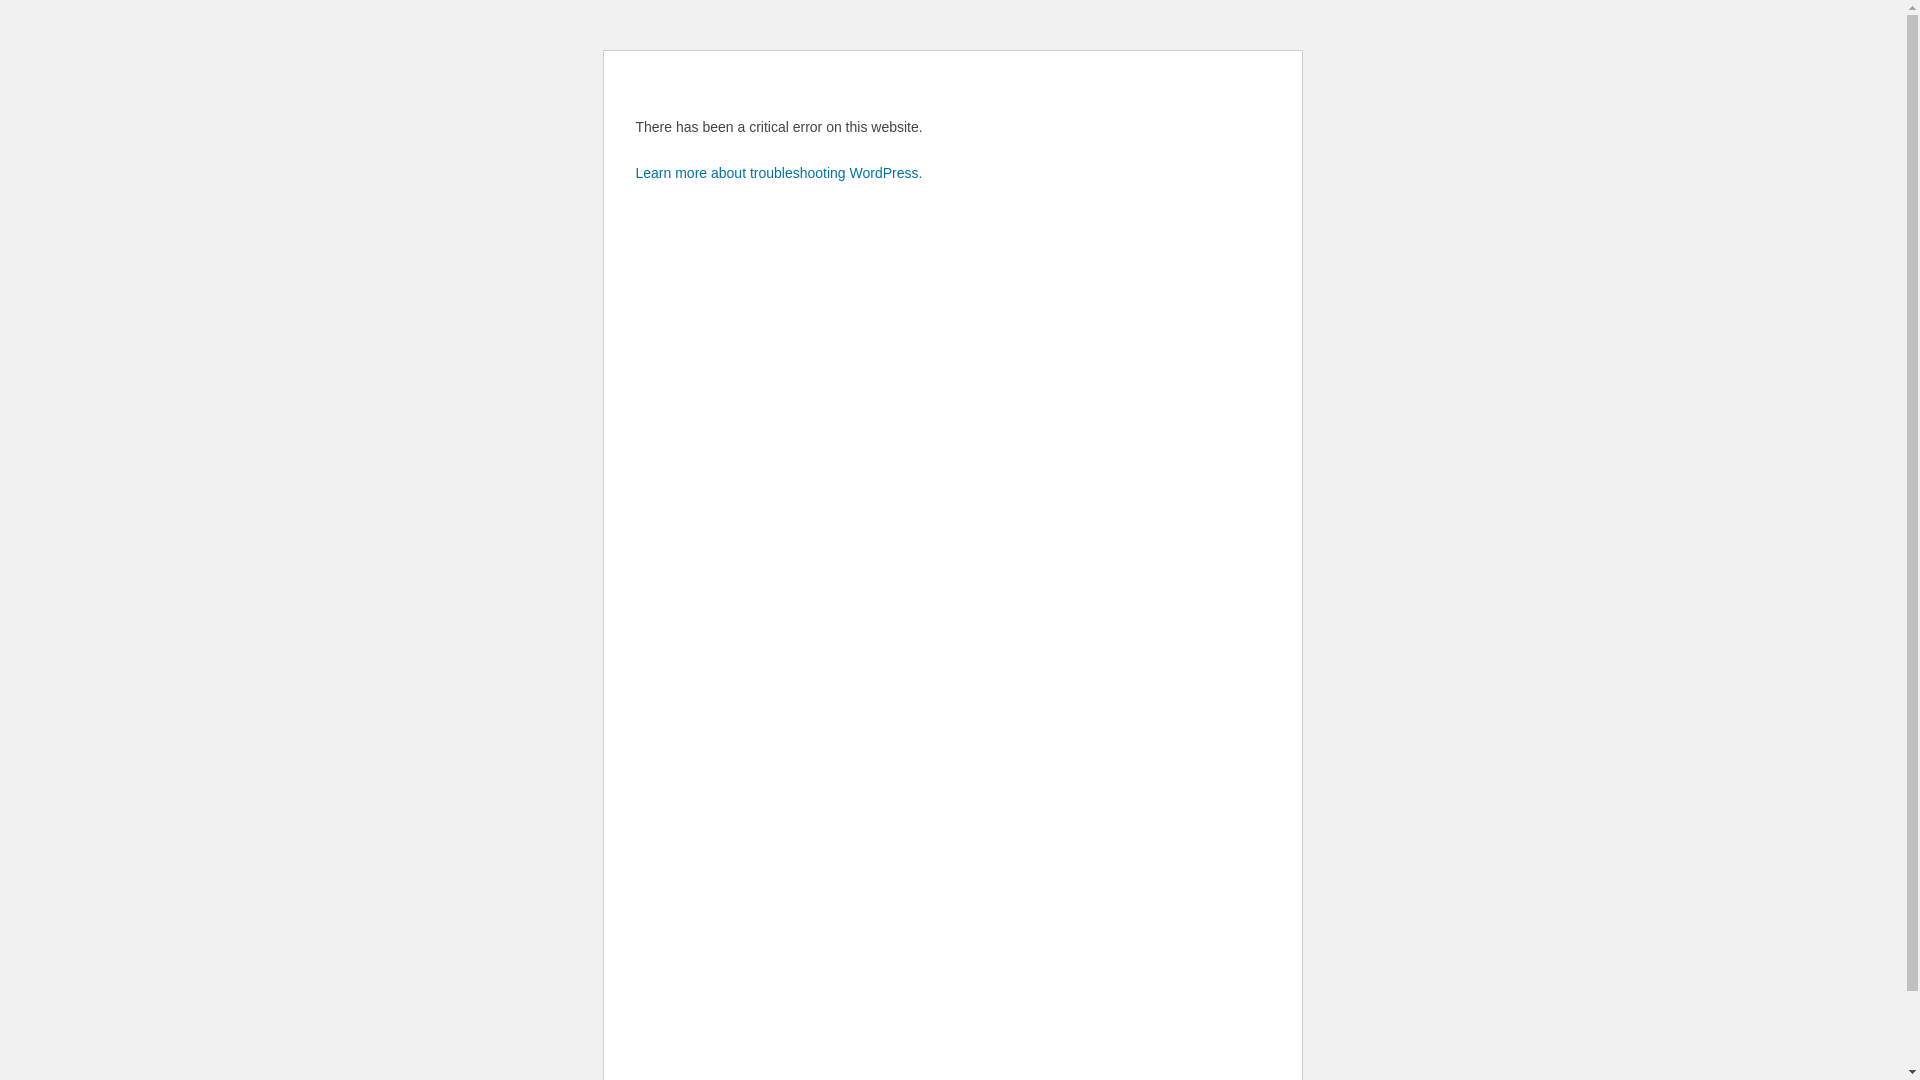  Describe the element at coordinates (778, 172) in the screenshot. I see `'Learn more about troubleshooting WordPress.'` at that location.